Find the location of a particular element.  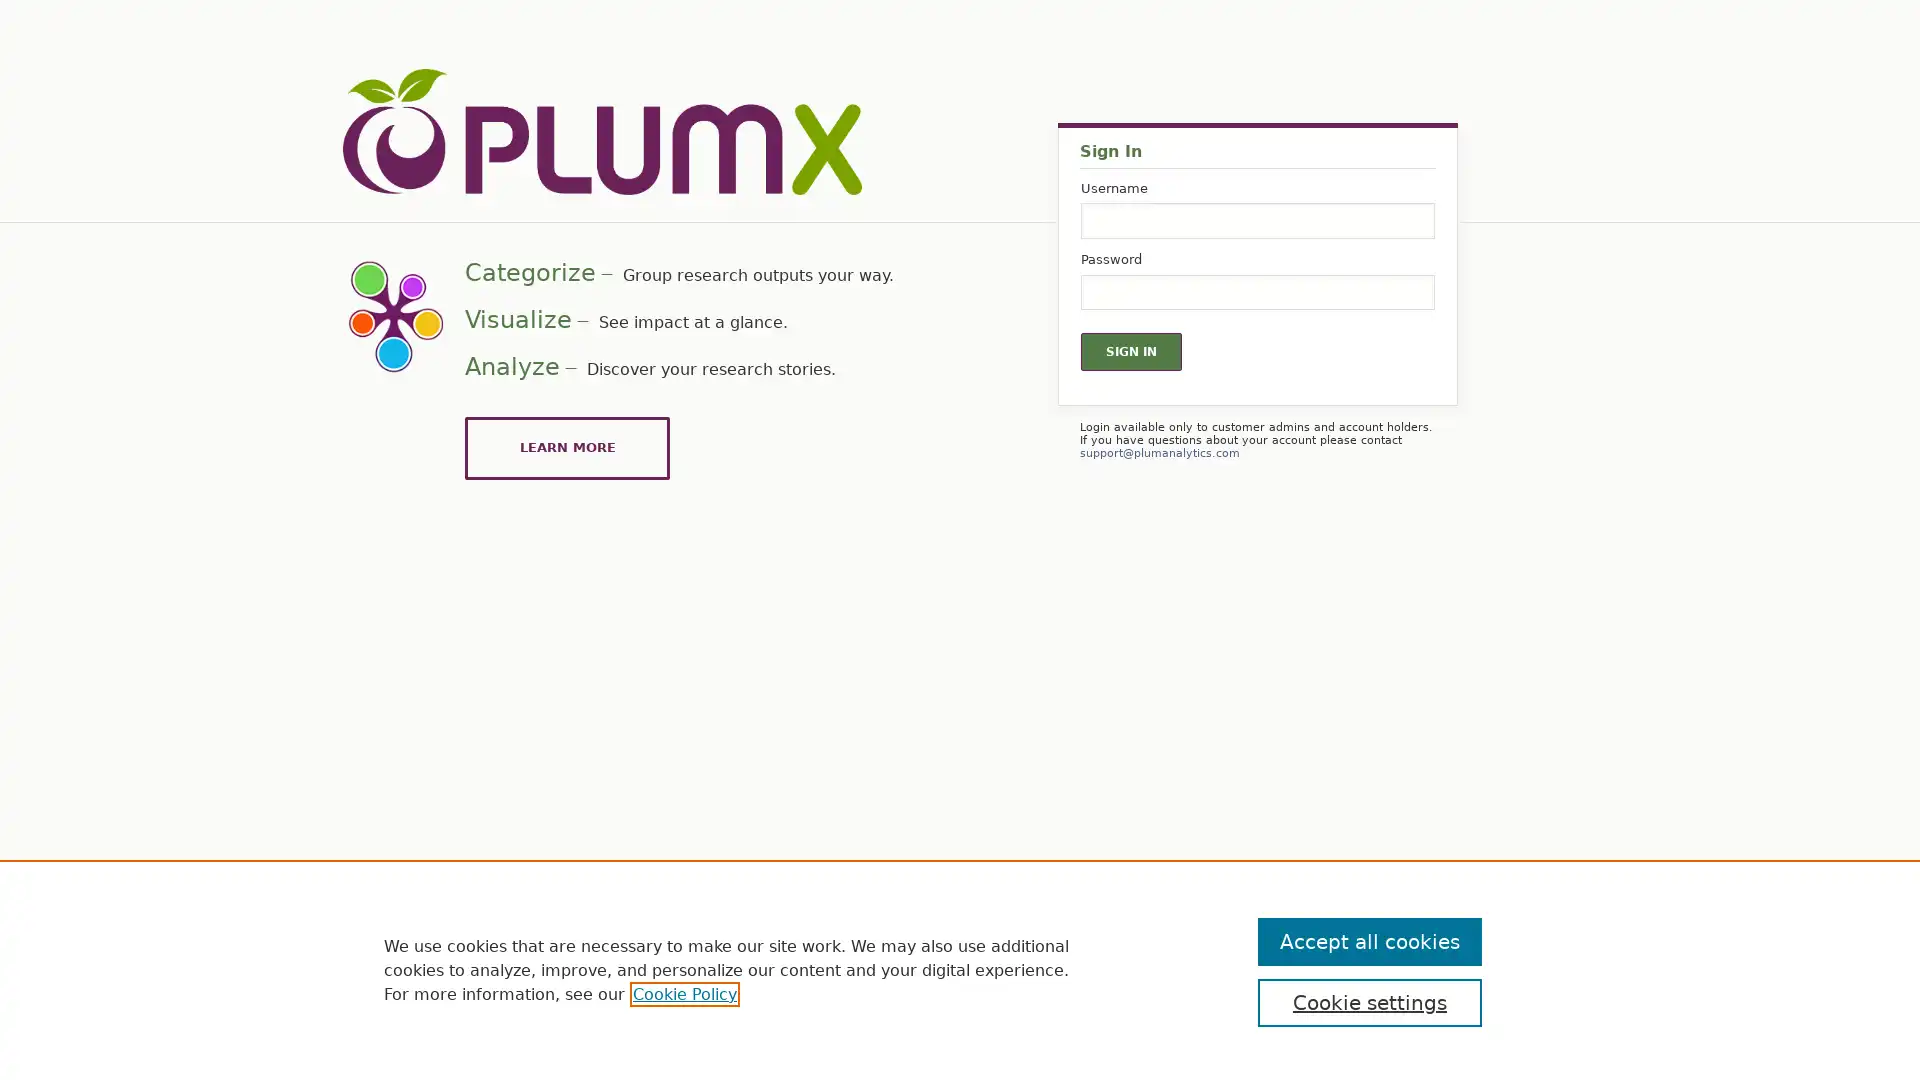

Cookie settings is located at coordinates (1367, 1002).